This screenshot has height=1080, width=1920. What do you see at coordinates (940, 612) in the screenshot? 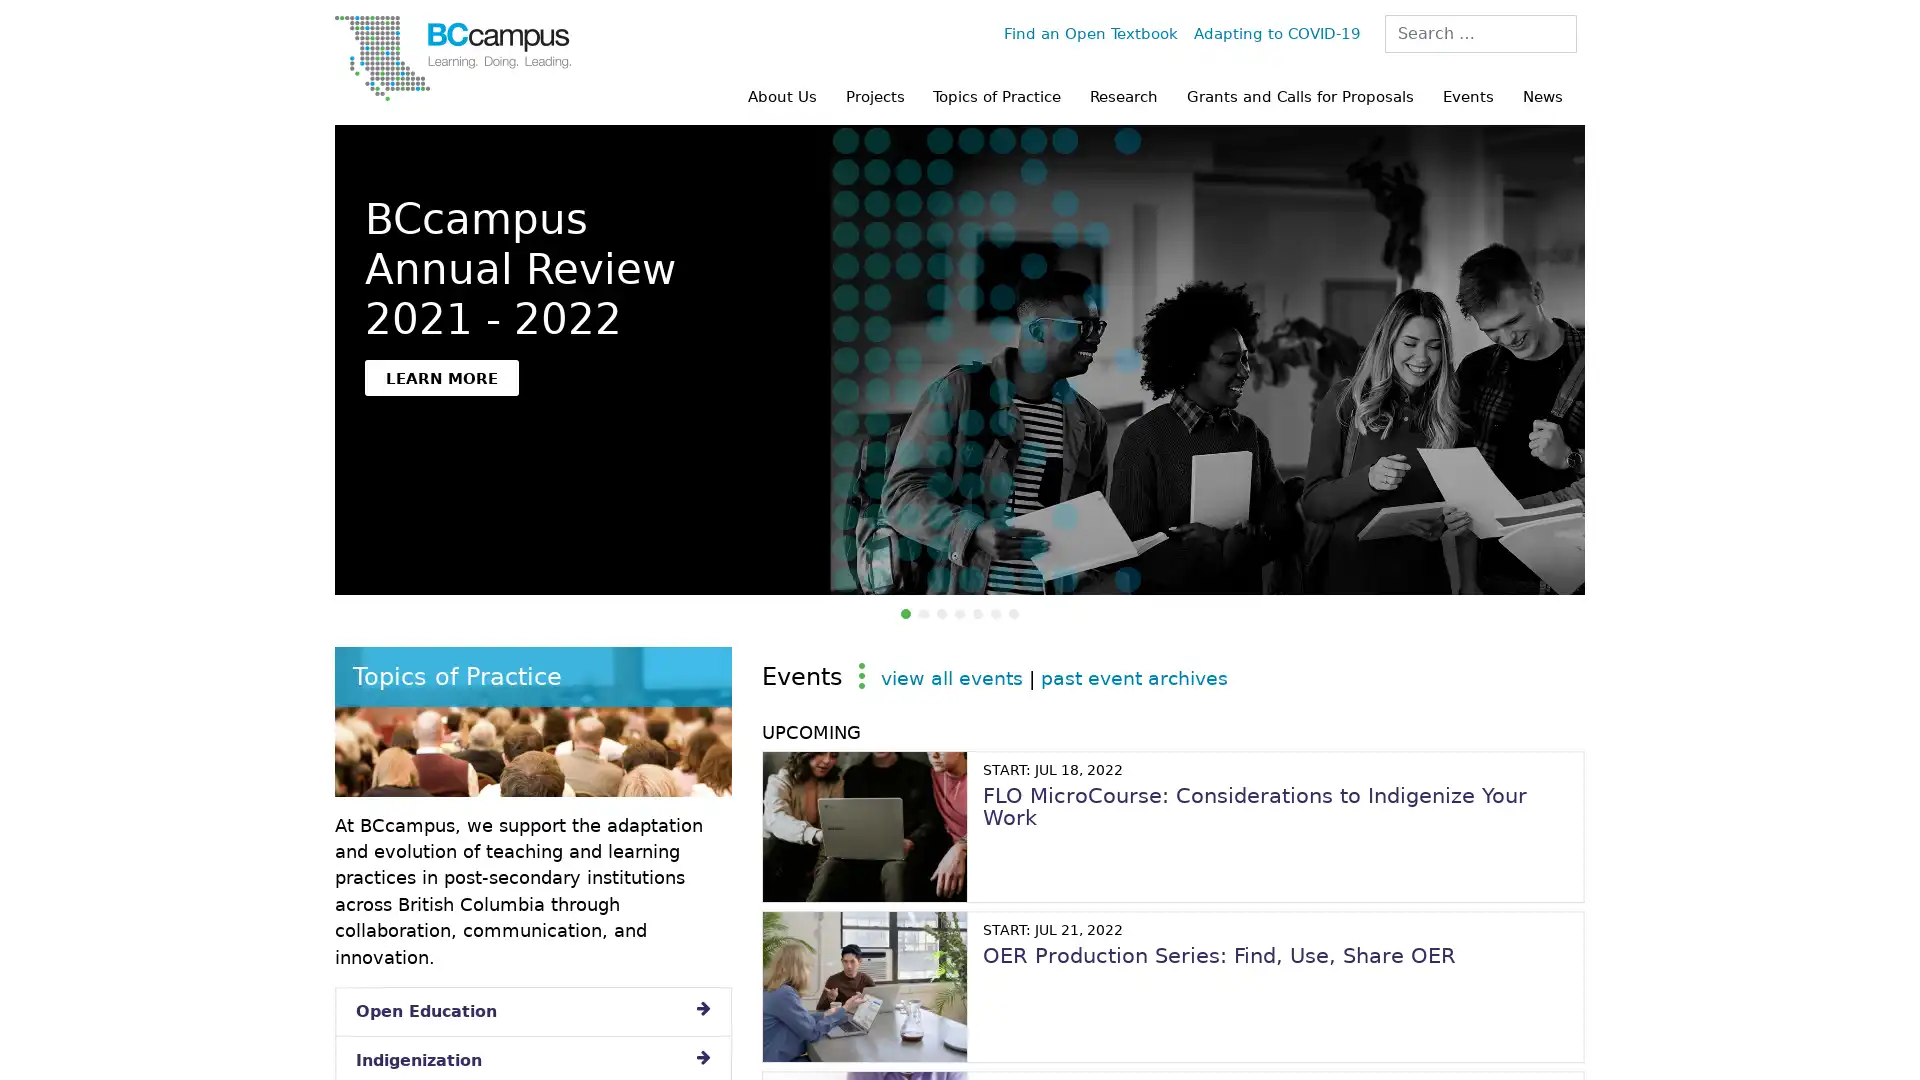
I see `BCcampus Anti-Racism Statement` at bounding box center [940, 612].